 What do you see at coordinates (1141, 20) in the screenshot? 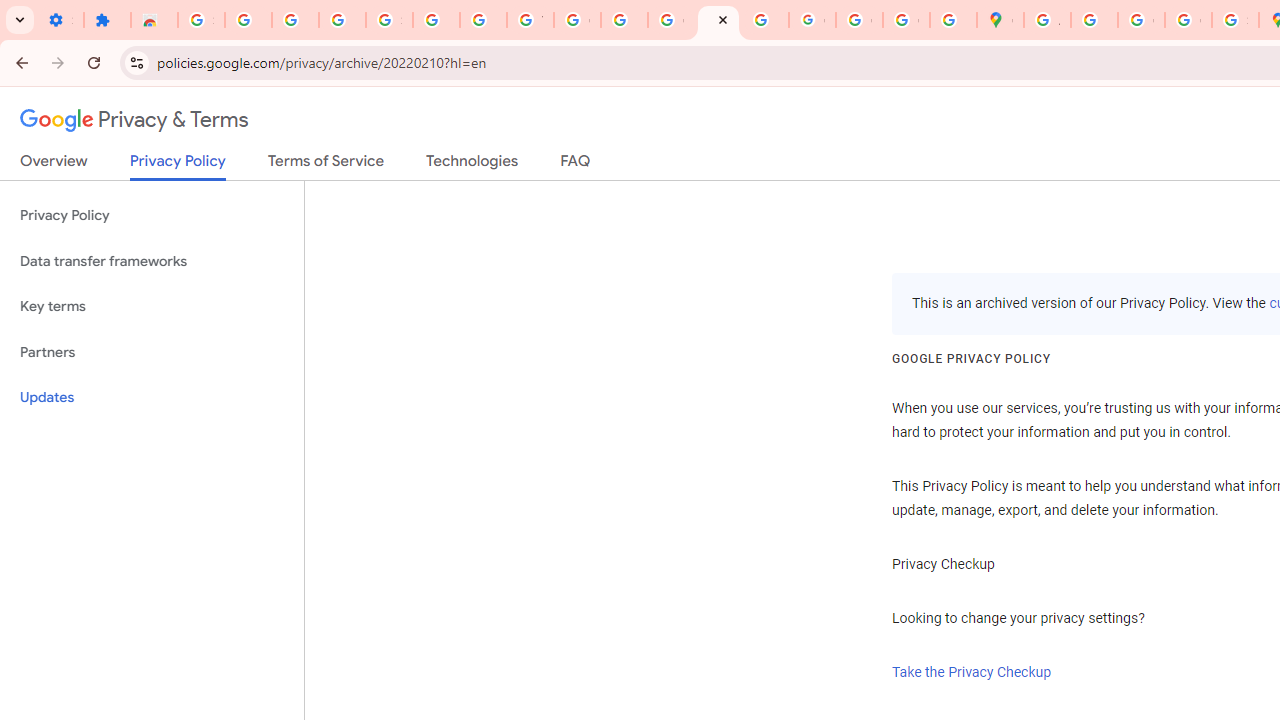
I see `'Create your Google Account'` at bounding box center [1141, 20].